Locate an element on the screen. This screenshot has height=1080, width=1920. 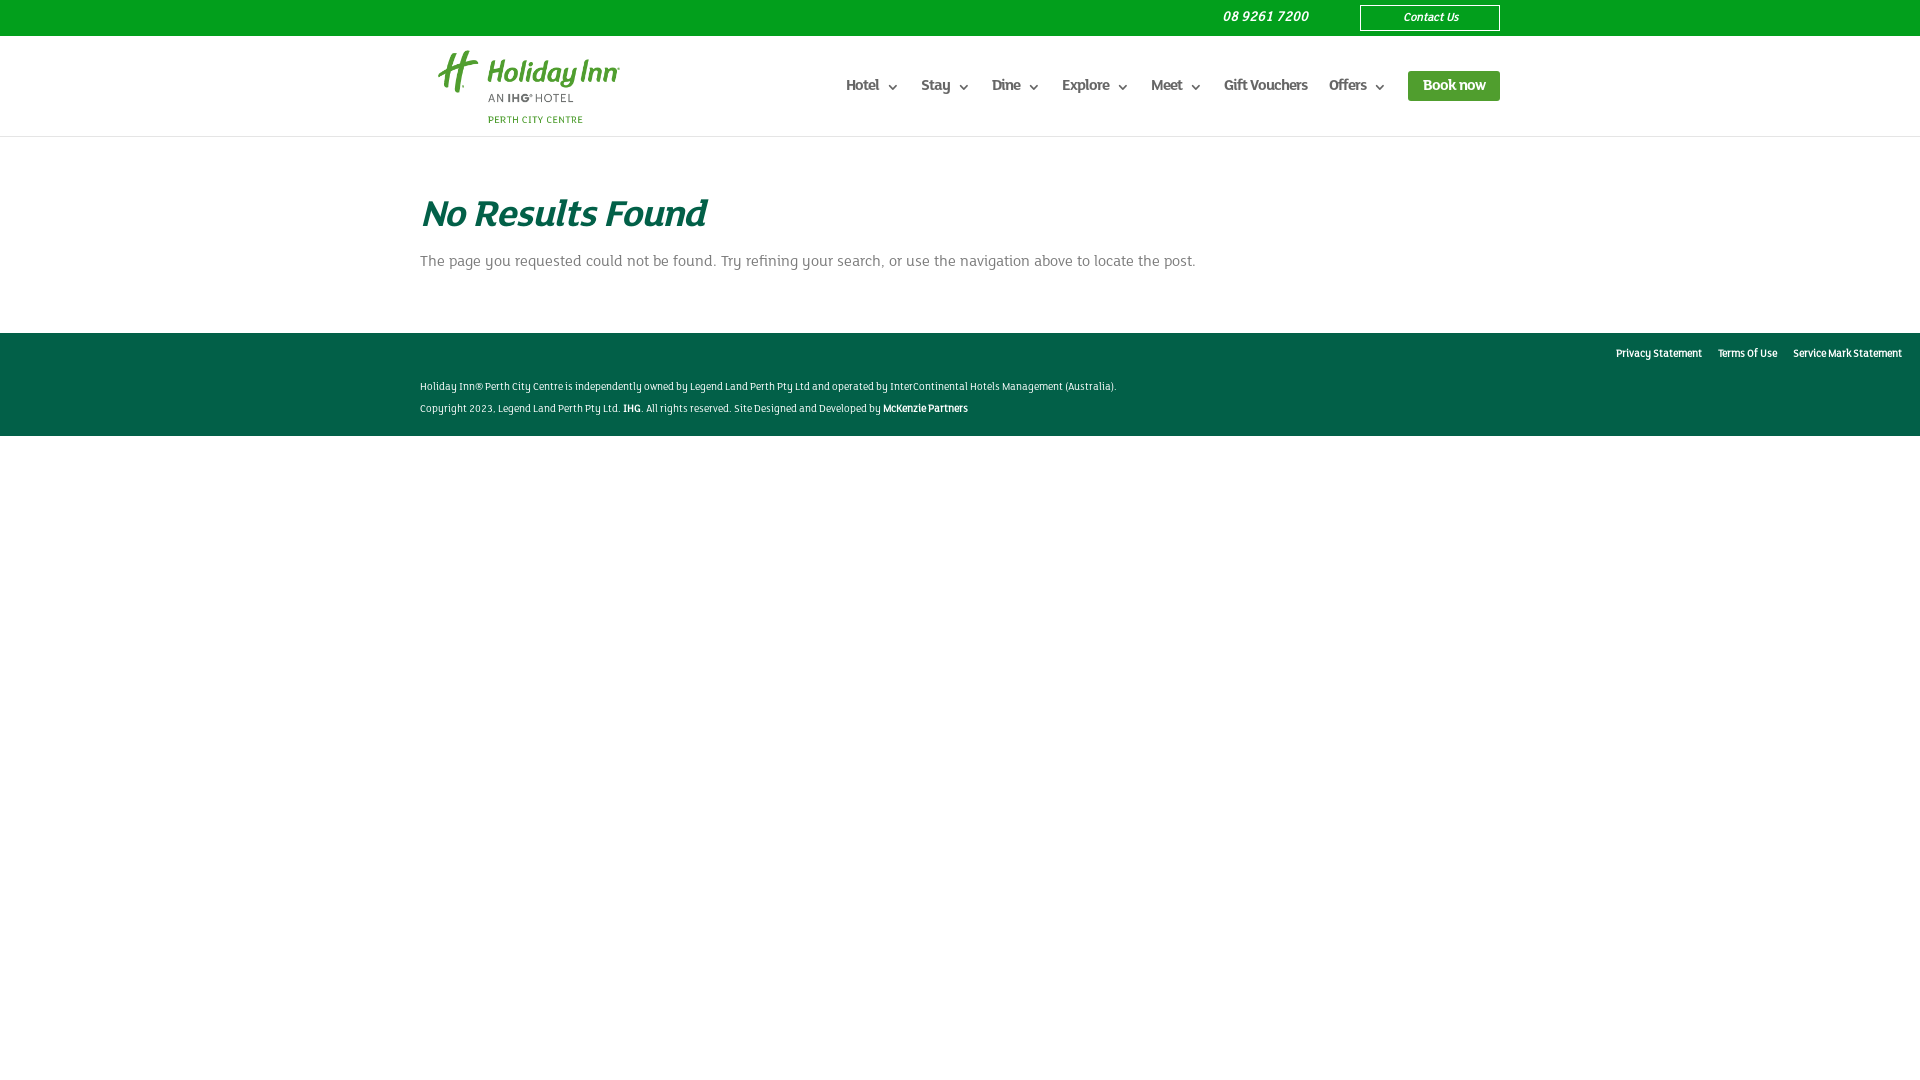
'Hotel' is located at coordinates (872, 100).